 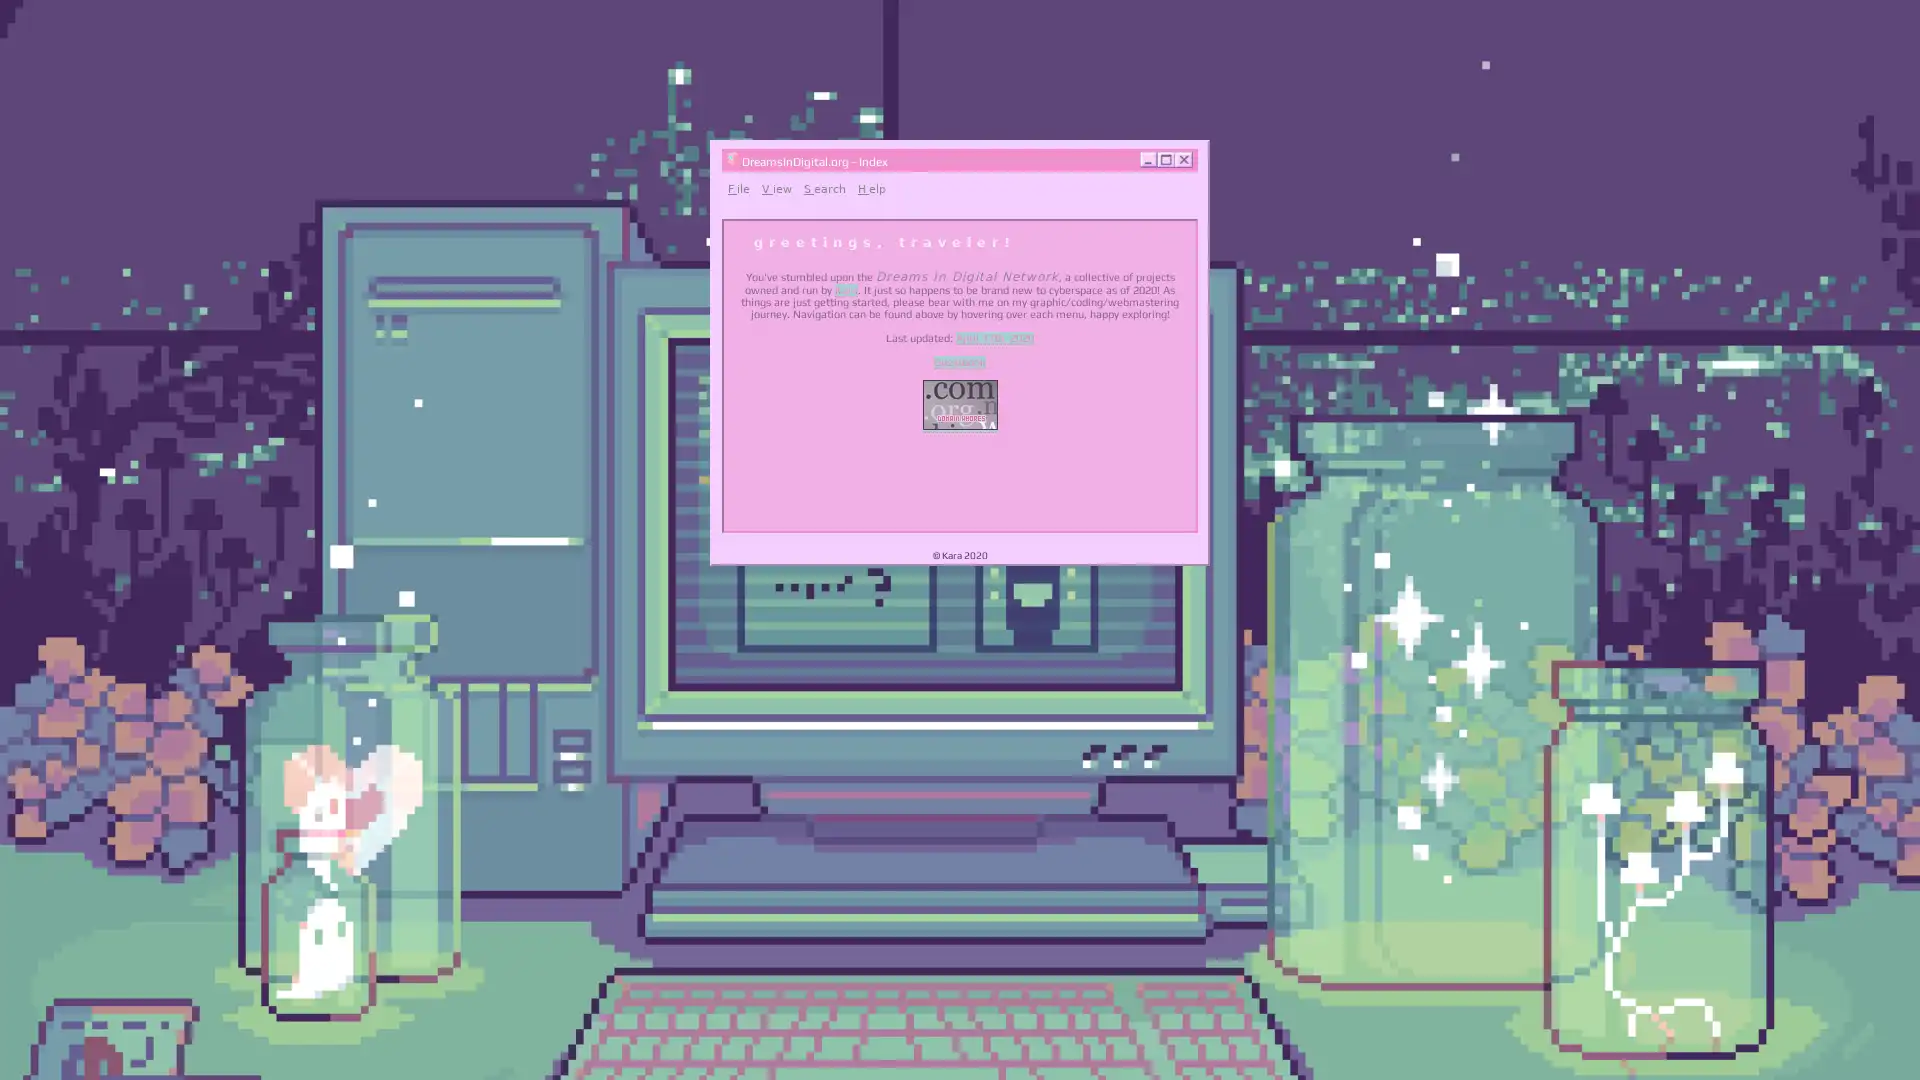 I want to click on File, so click(x=738, y=189).